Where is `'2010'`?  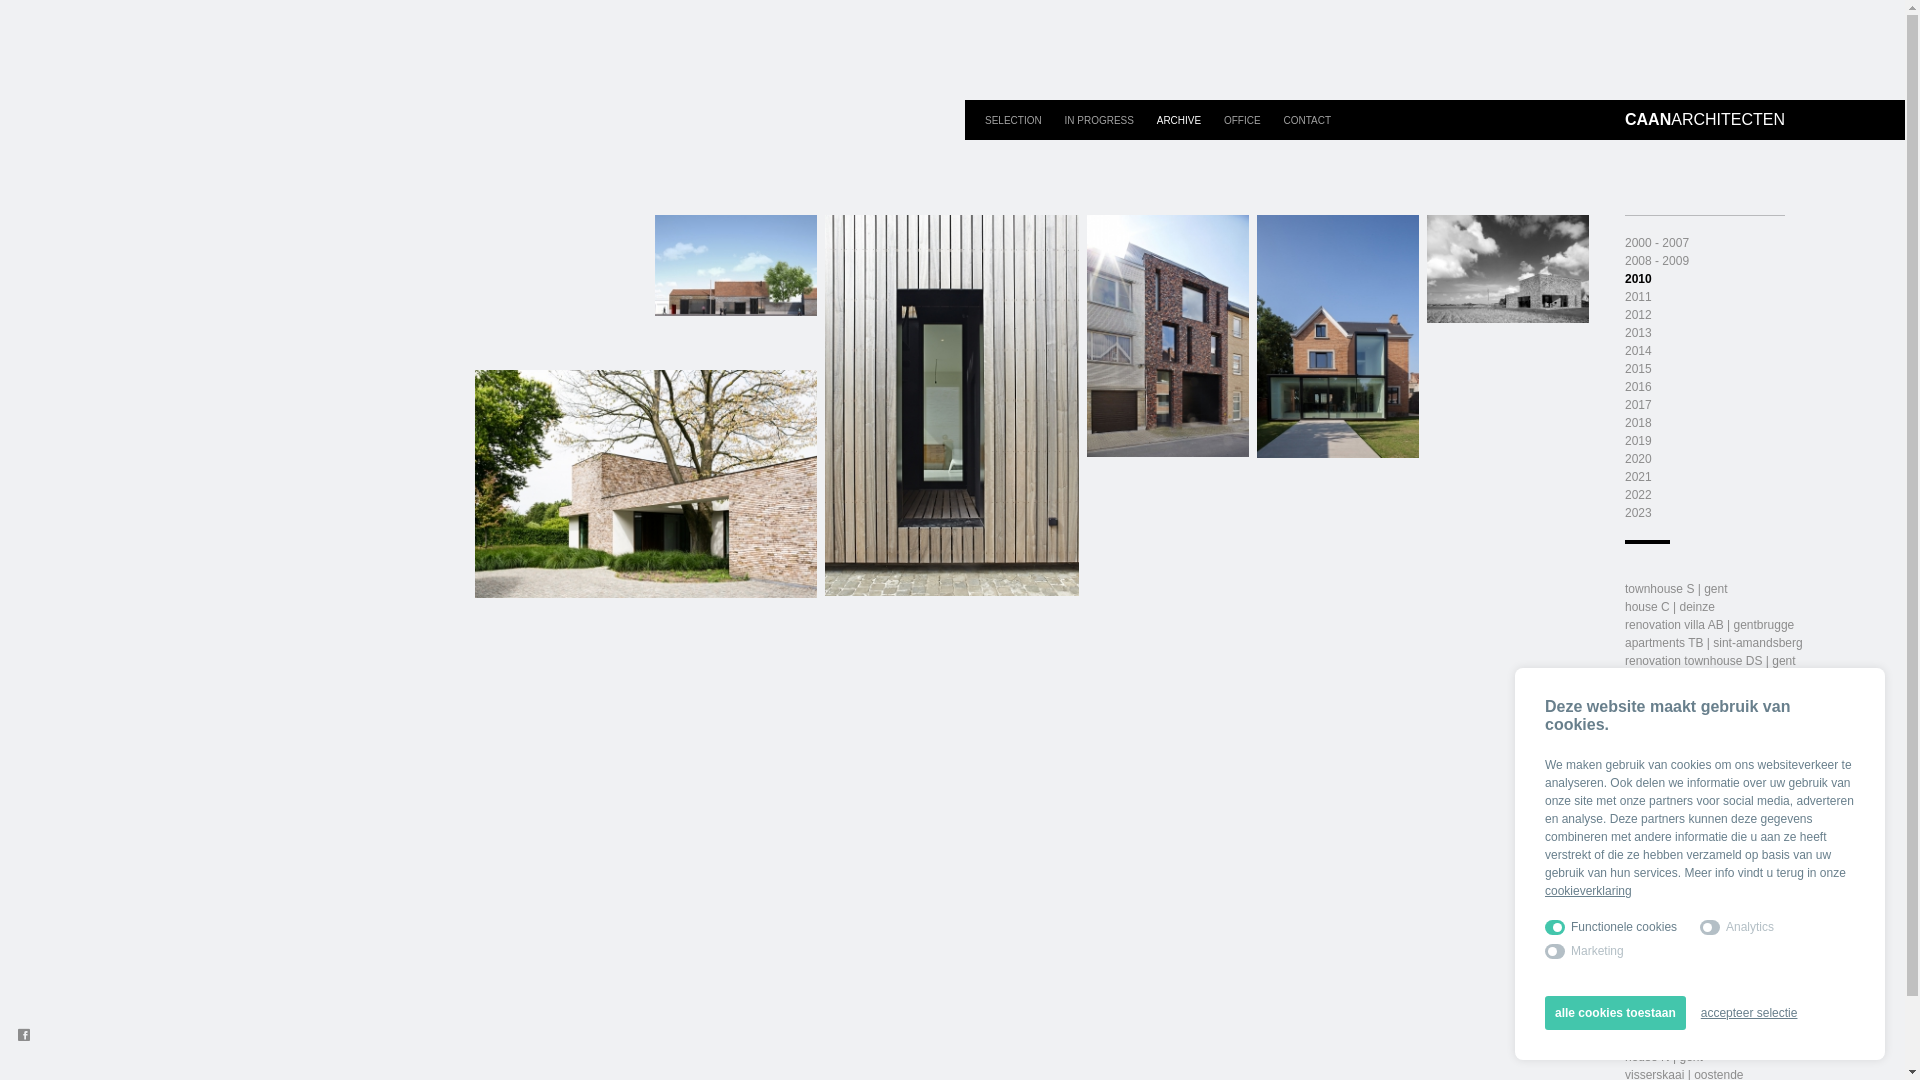
'2010' is located at coordinates (1638, 278).